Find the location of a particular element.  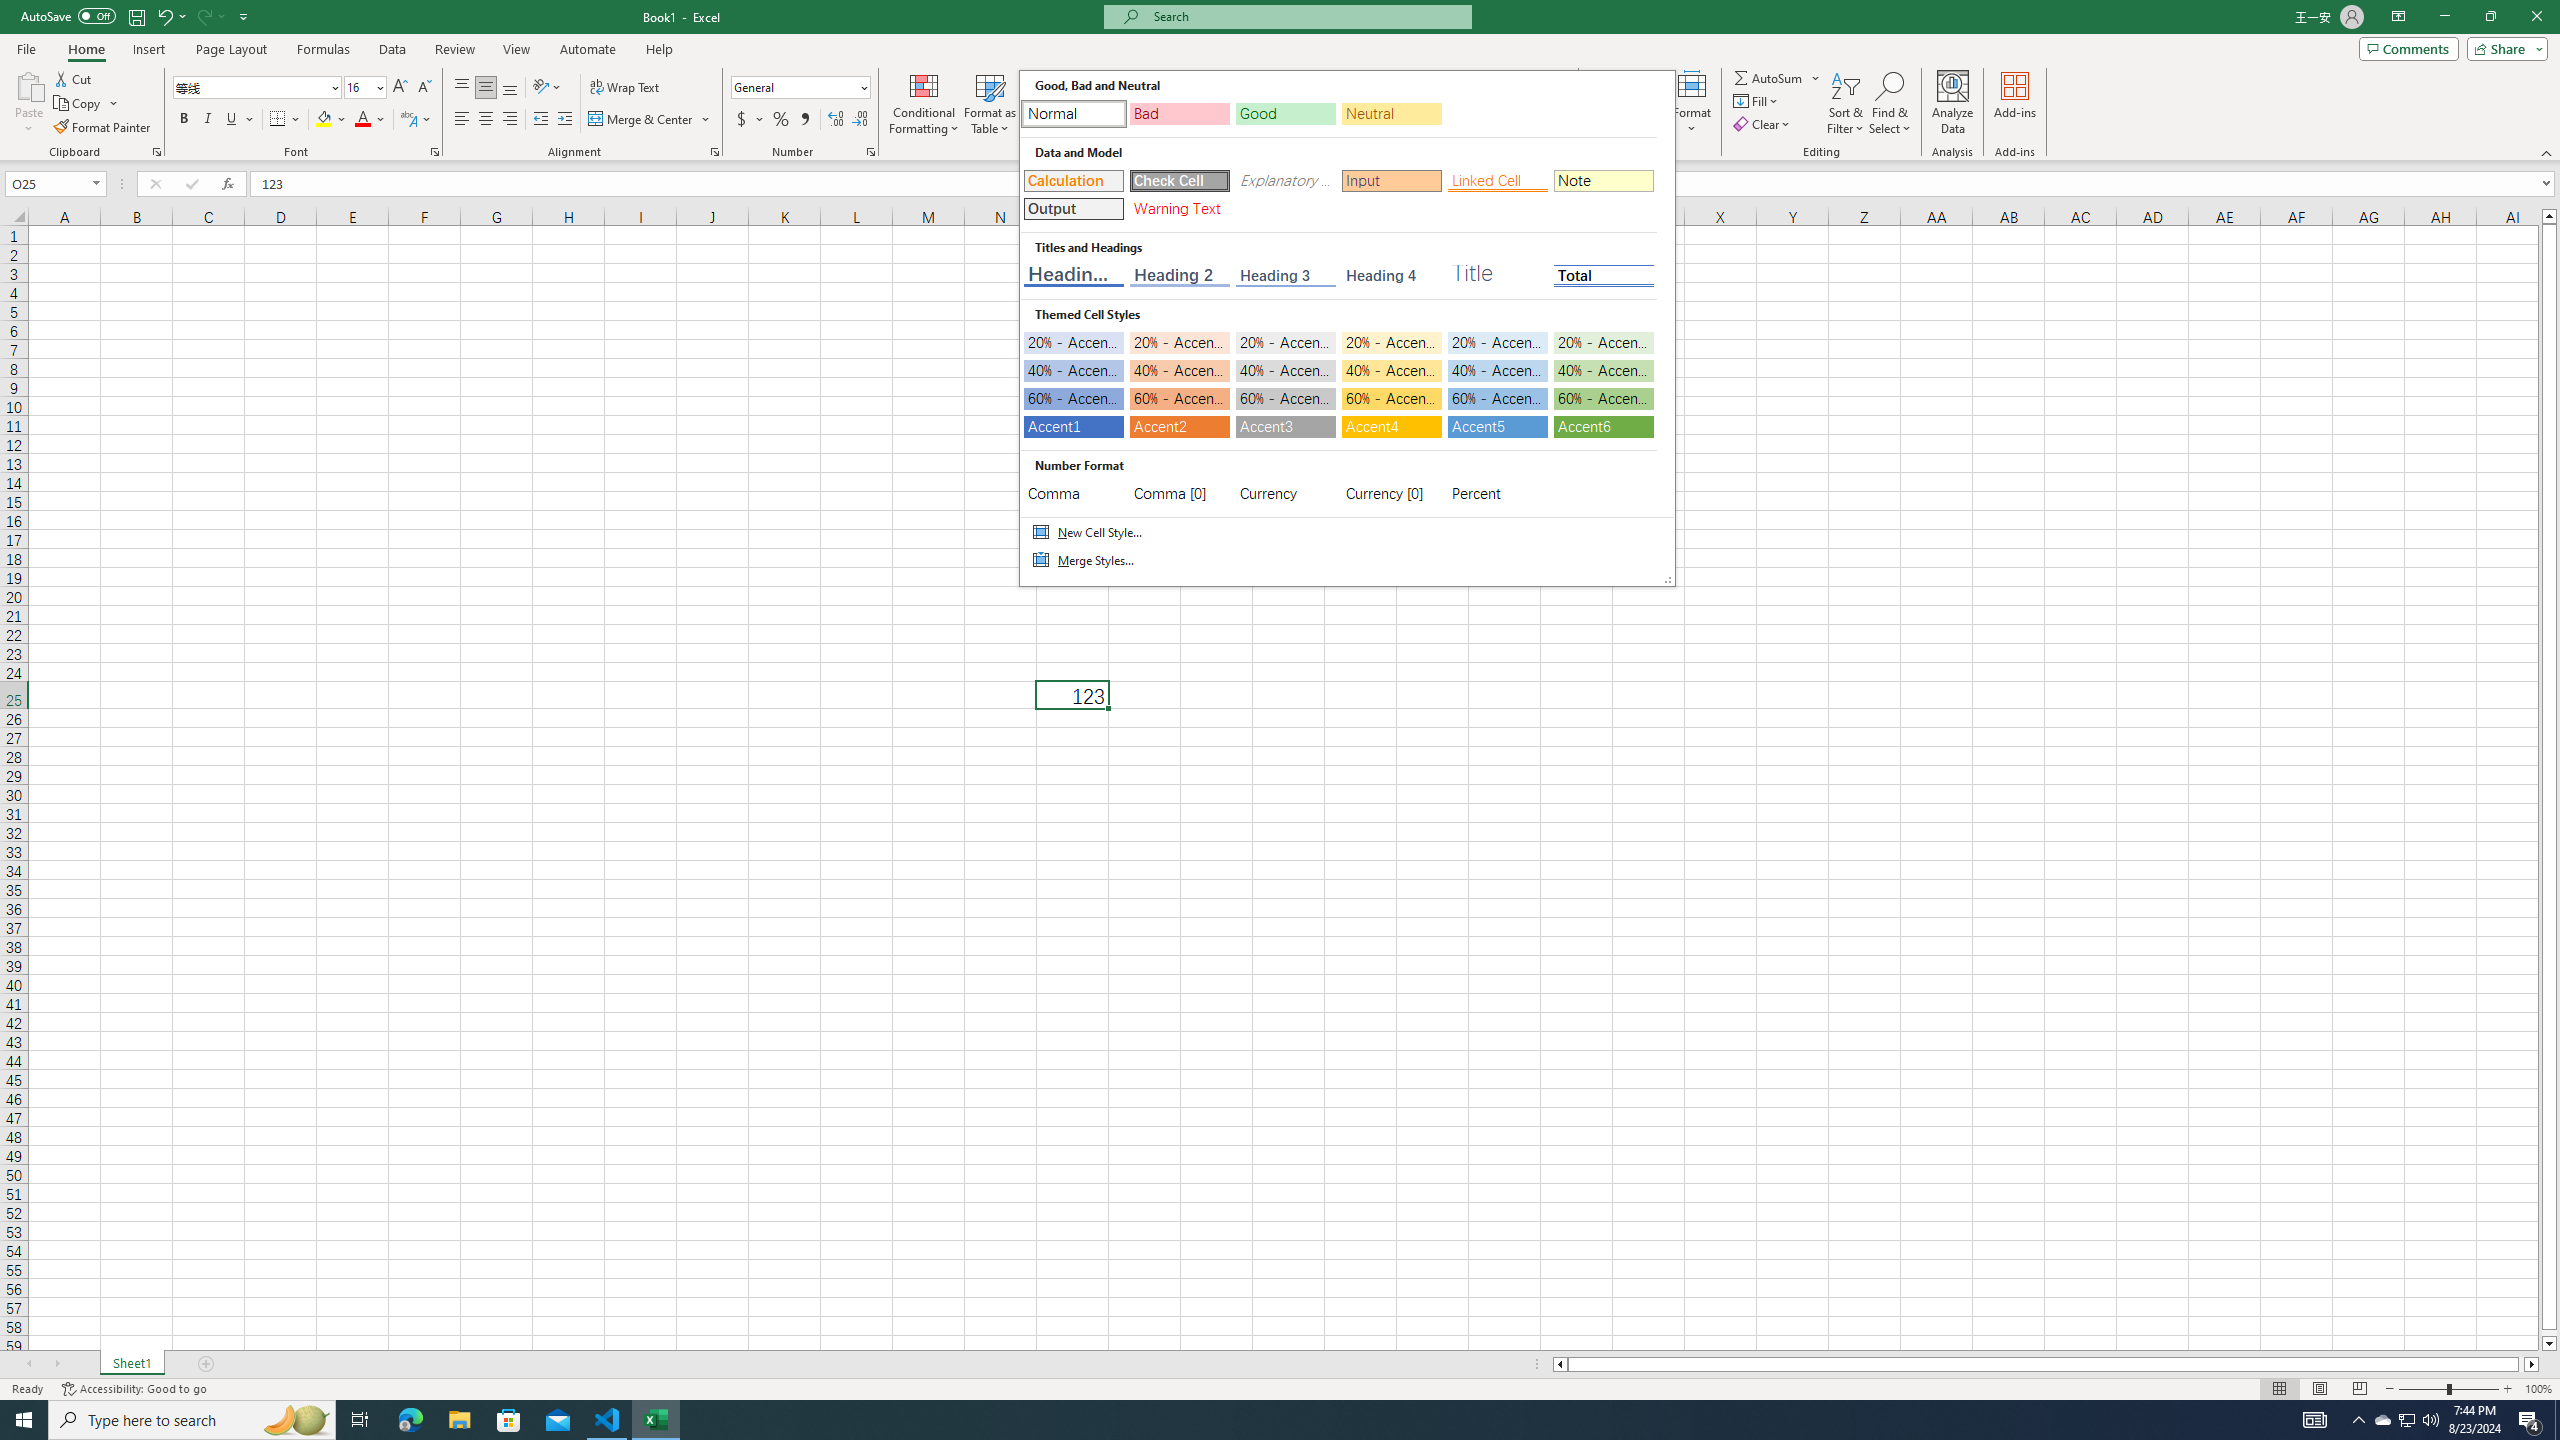

'Format Painter' is located at coordinates (102, 127).